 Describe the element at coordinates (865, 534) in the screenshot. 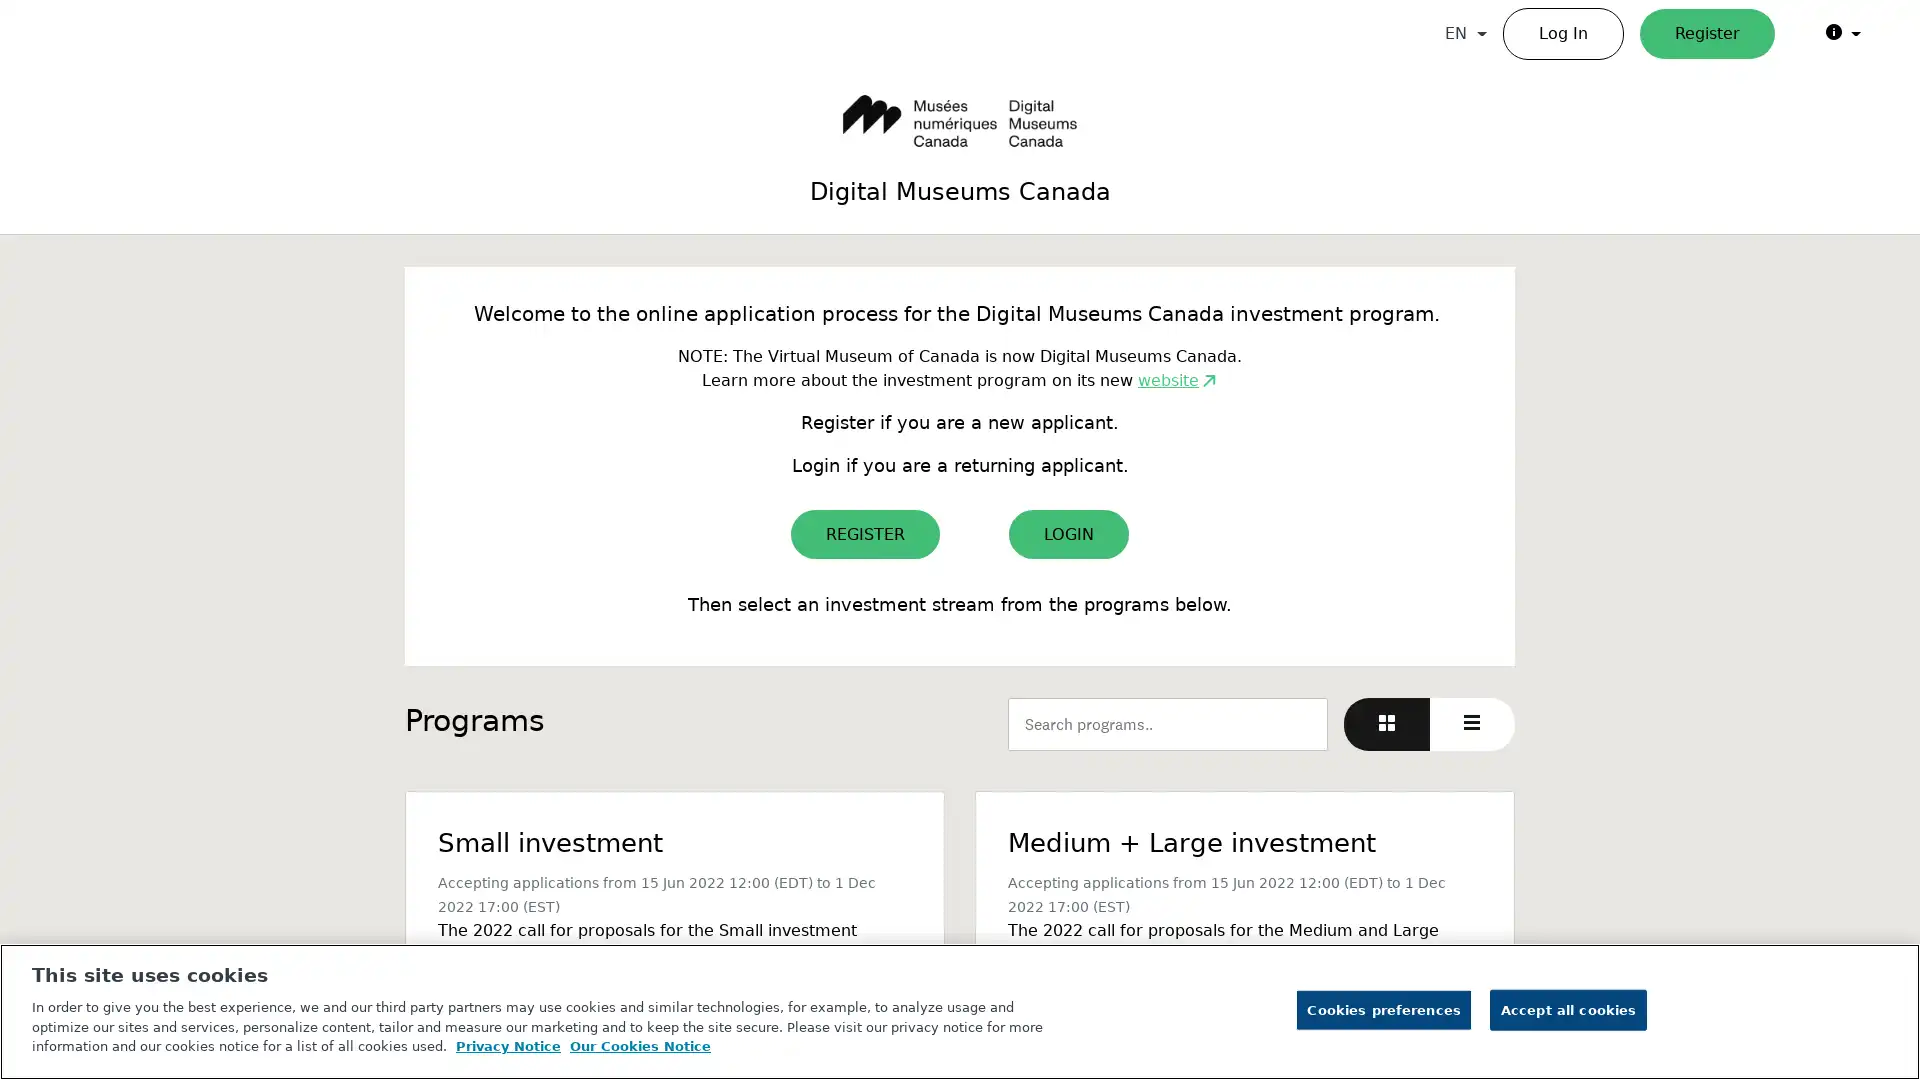

I see `REGISTER` at that location.